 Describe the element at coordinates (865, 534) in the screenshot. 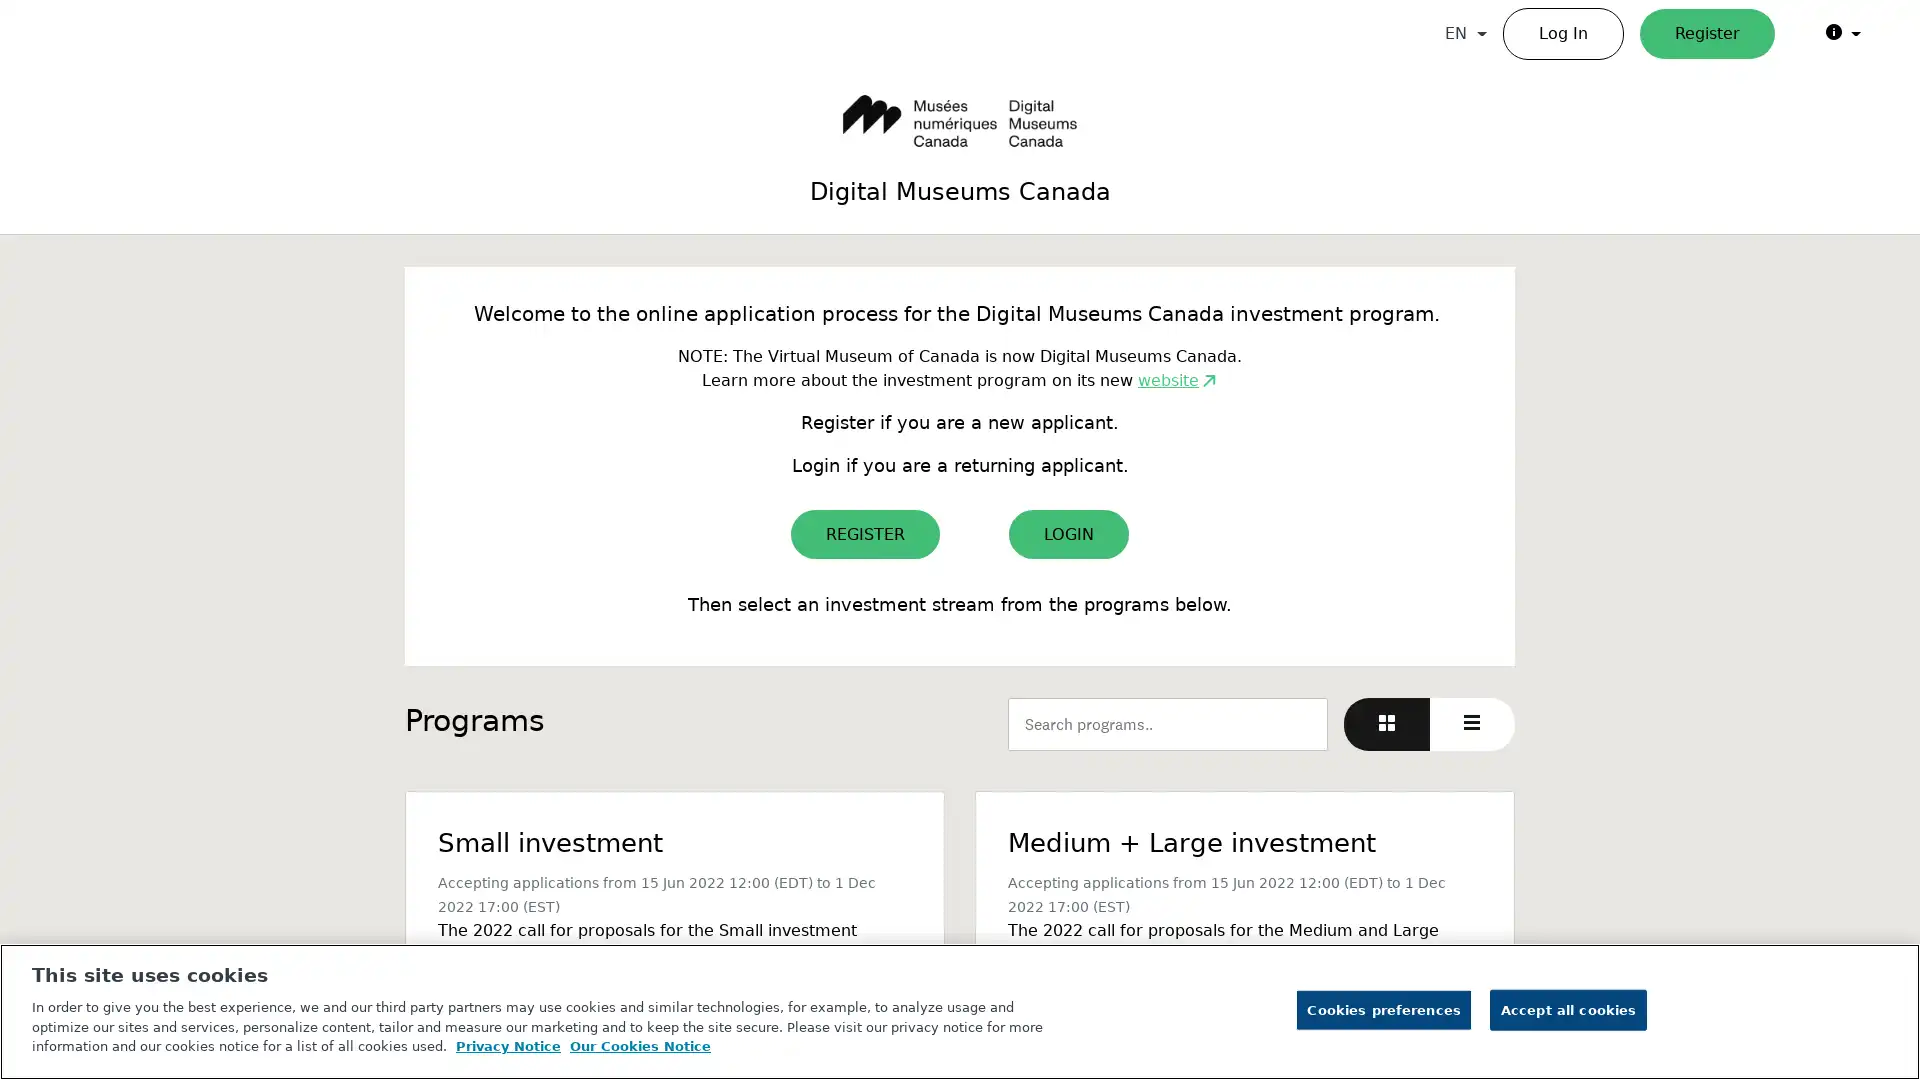

I see `REGISTER` at that location.